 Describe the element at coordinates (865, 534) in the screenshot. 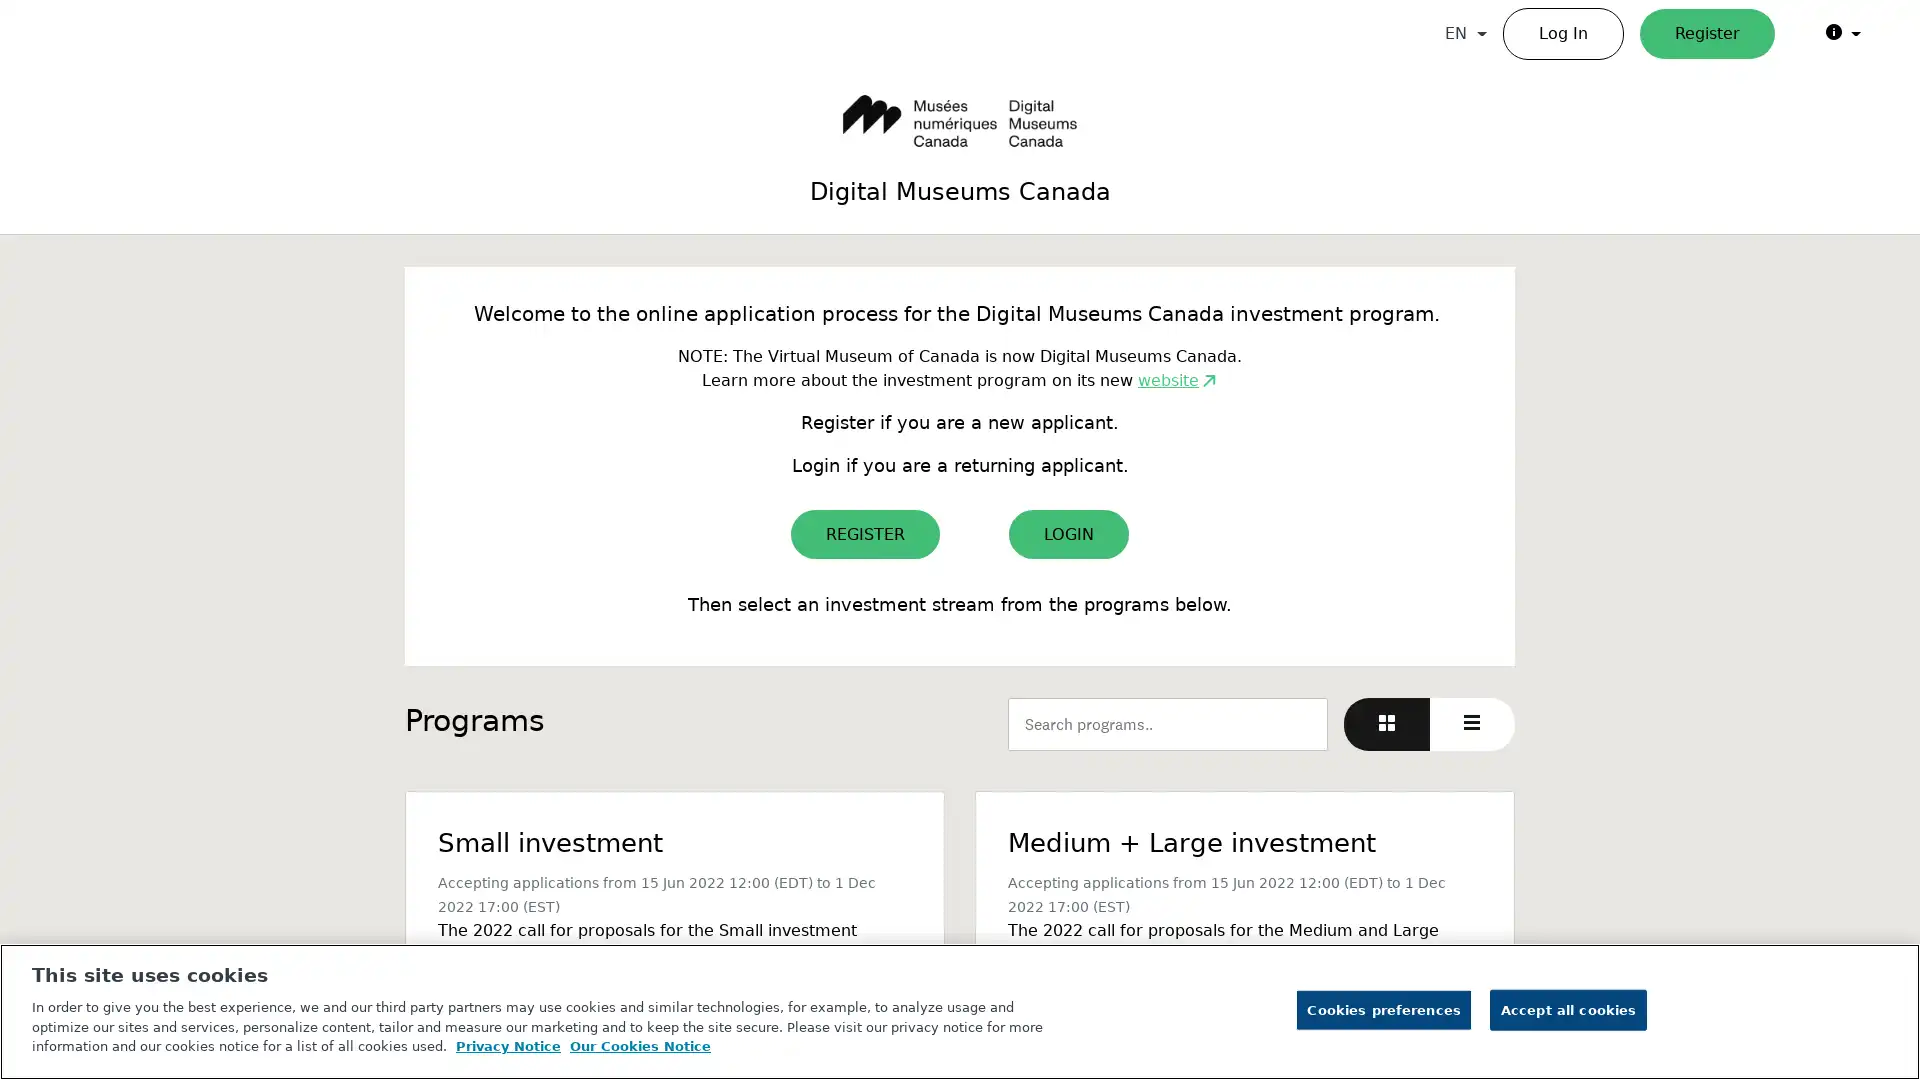

I see `REGISTER` at that location.